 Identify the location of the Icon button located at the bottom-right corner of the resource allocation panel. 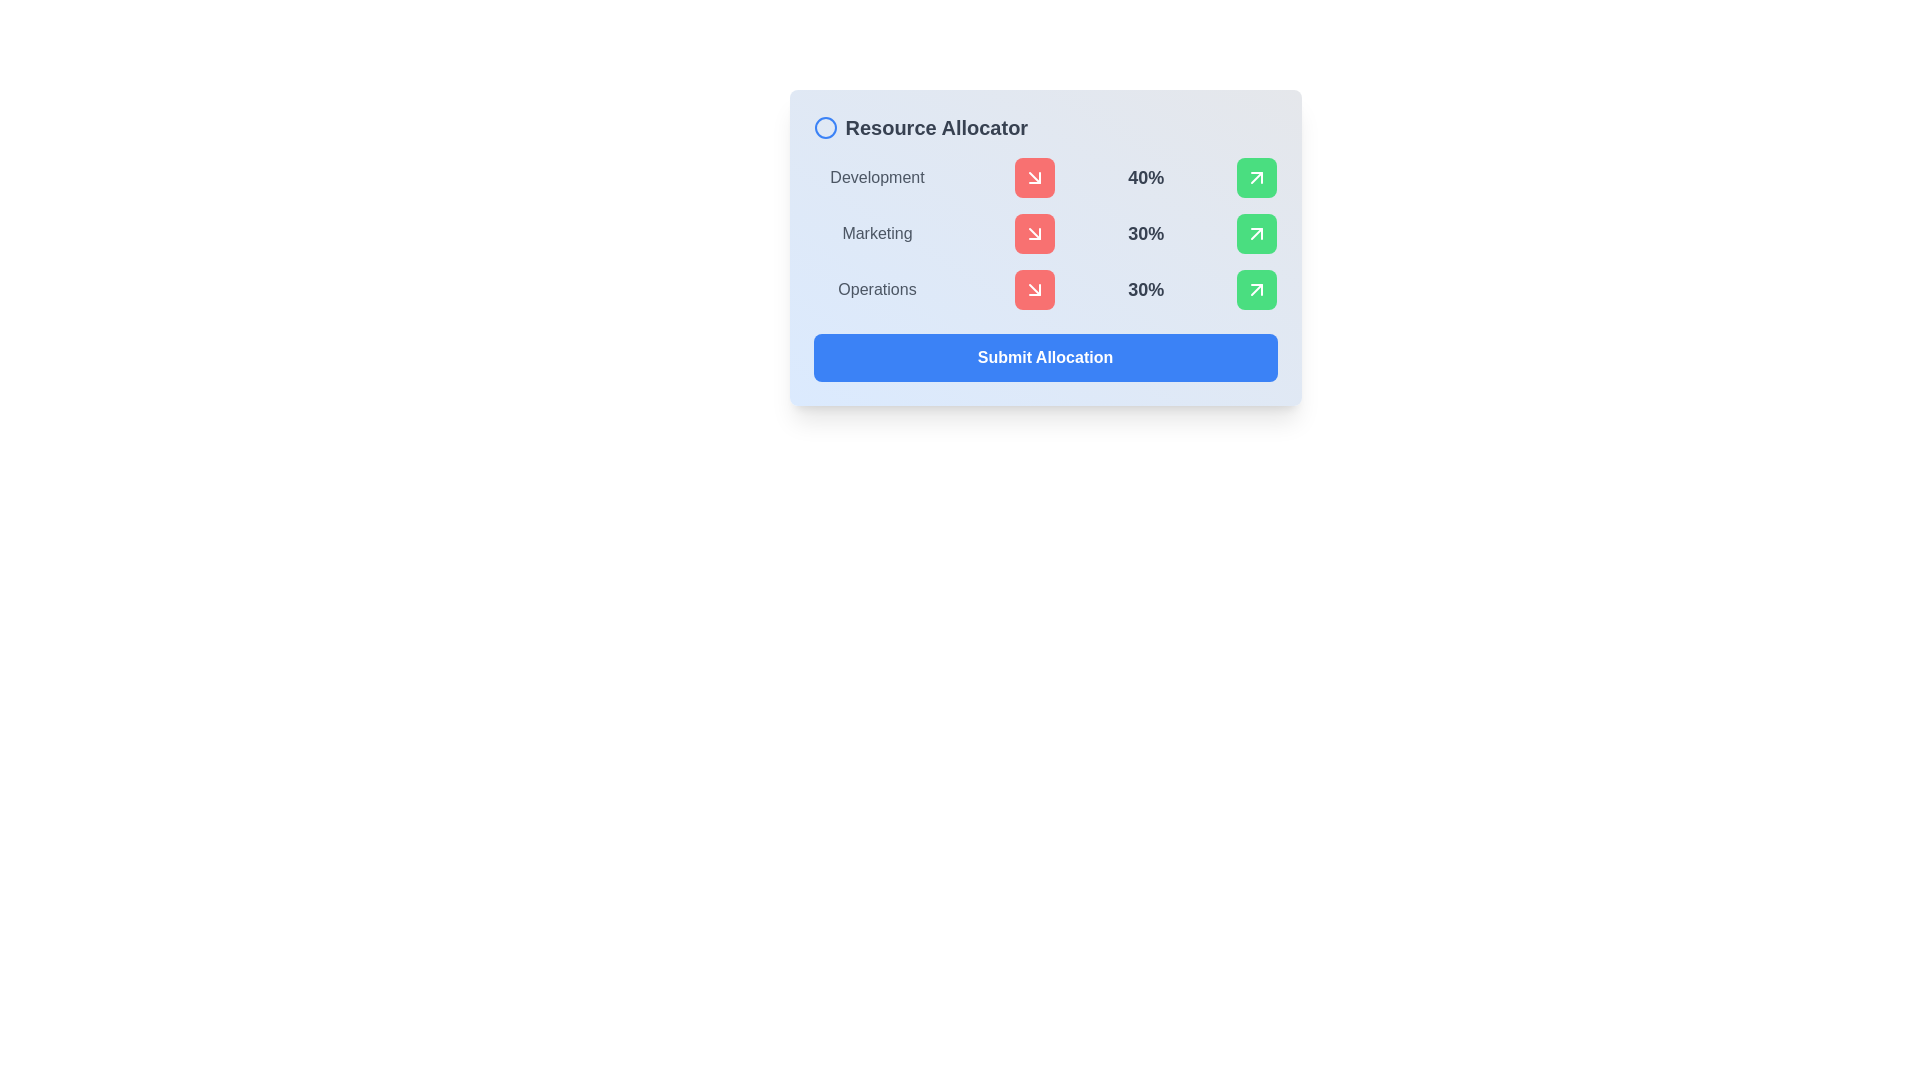
(1256, 289).